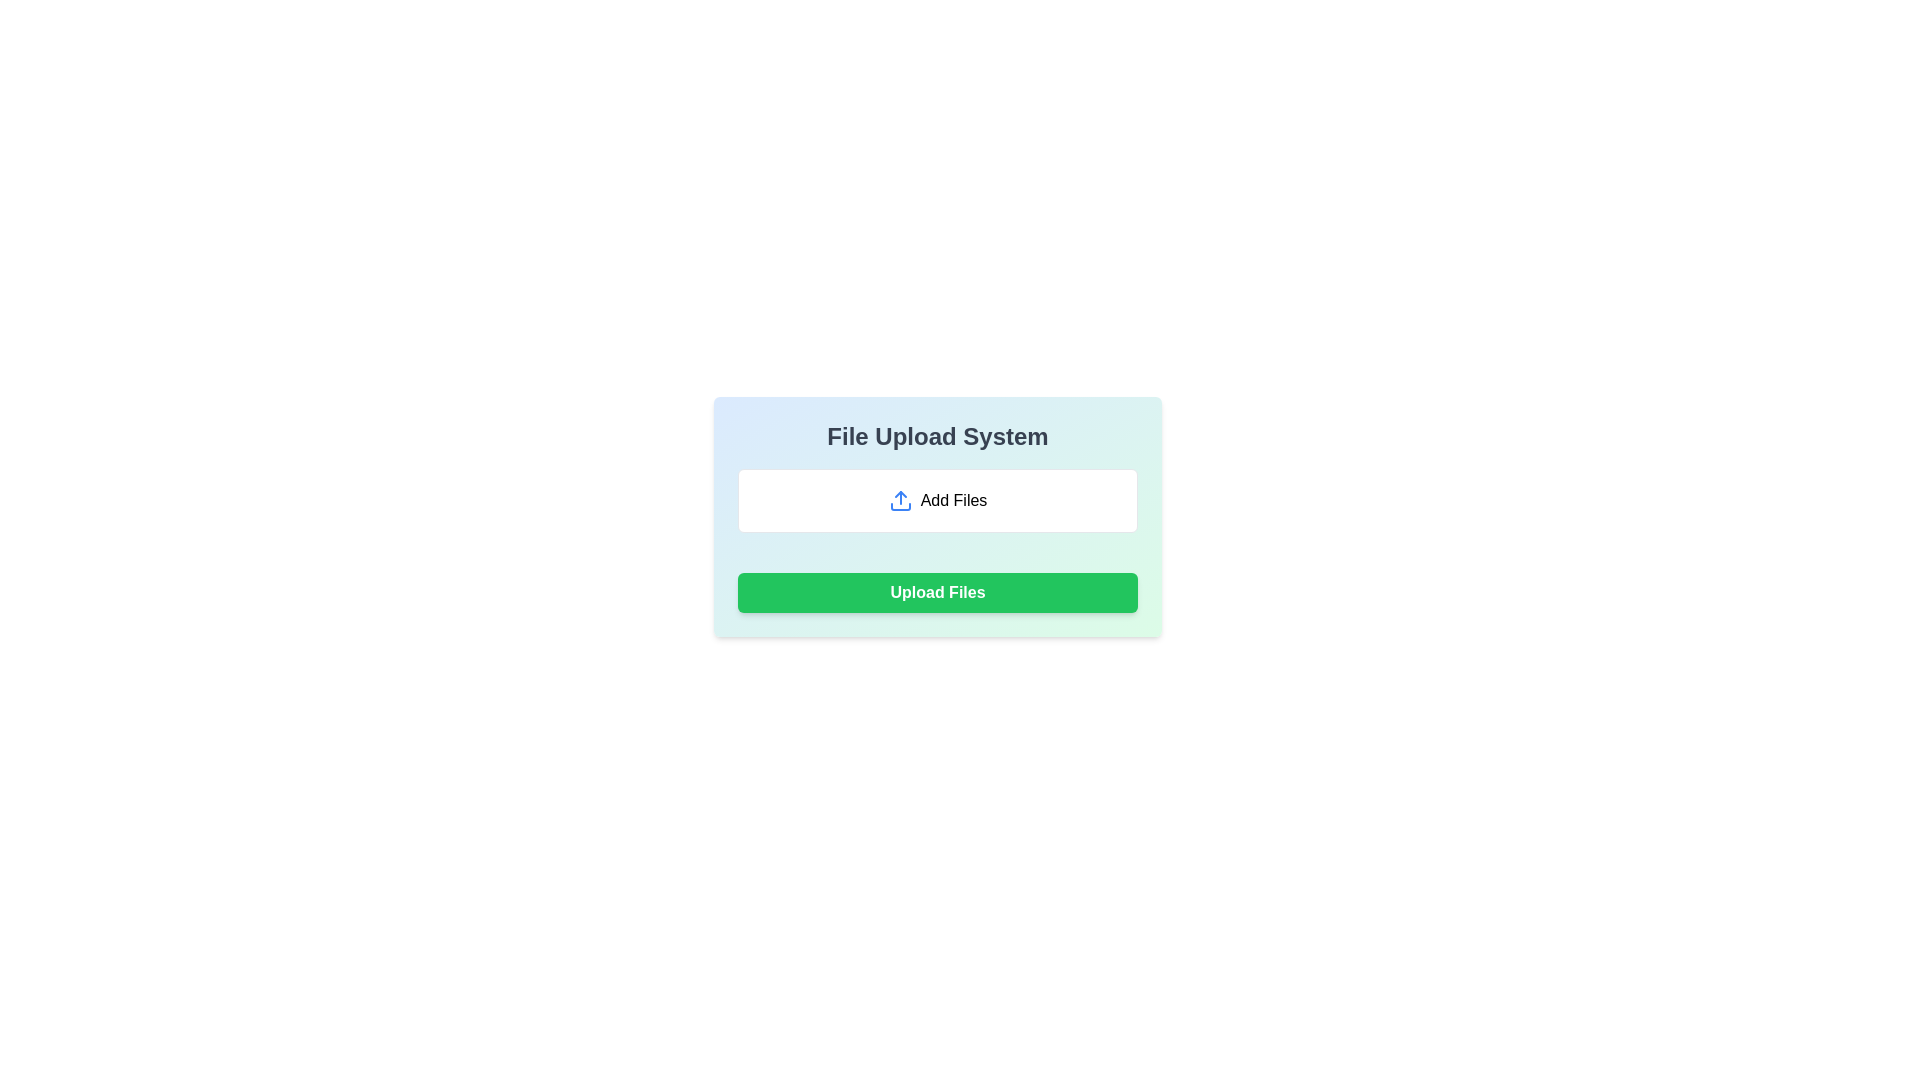  I want to click on the green rectangular button labeled 'Upload Files', so click(936, 592).